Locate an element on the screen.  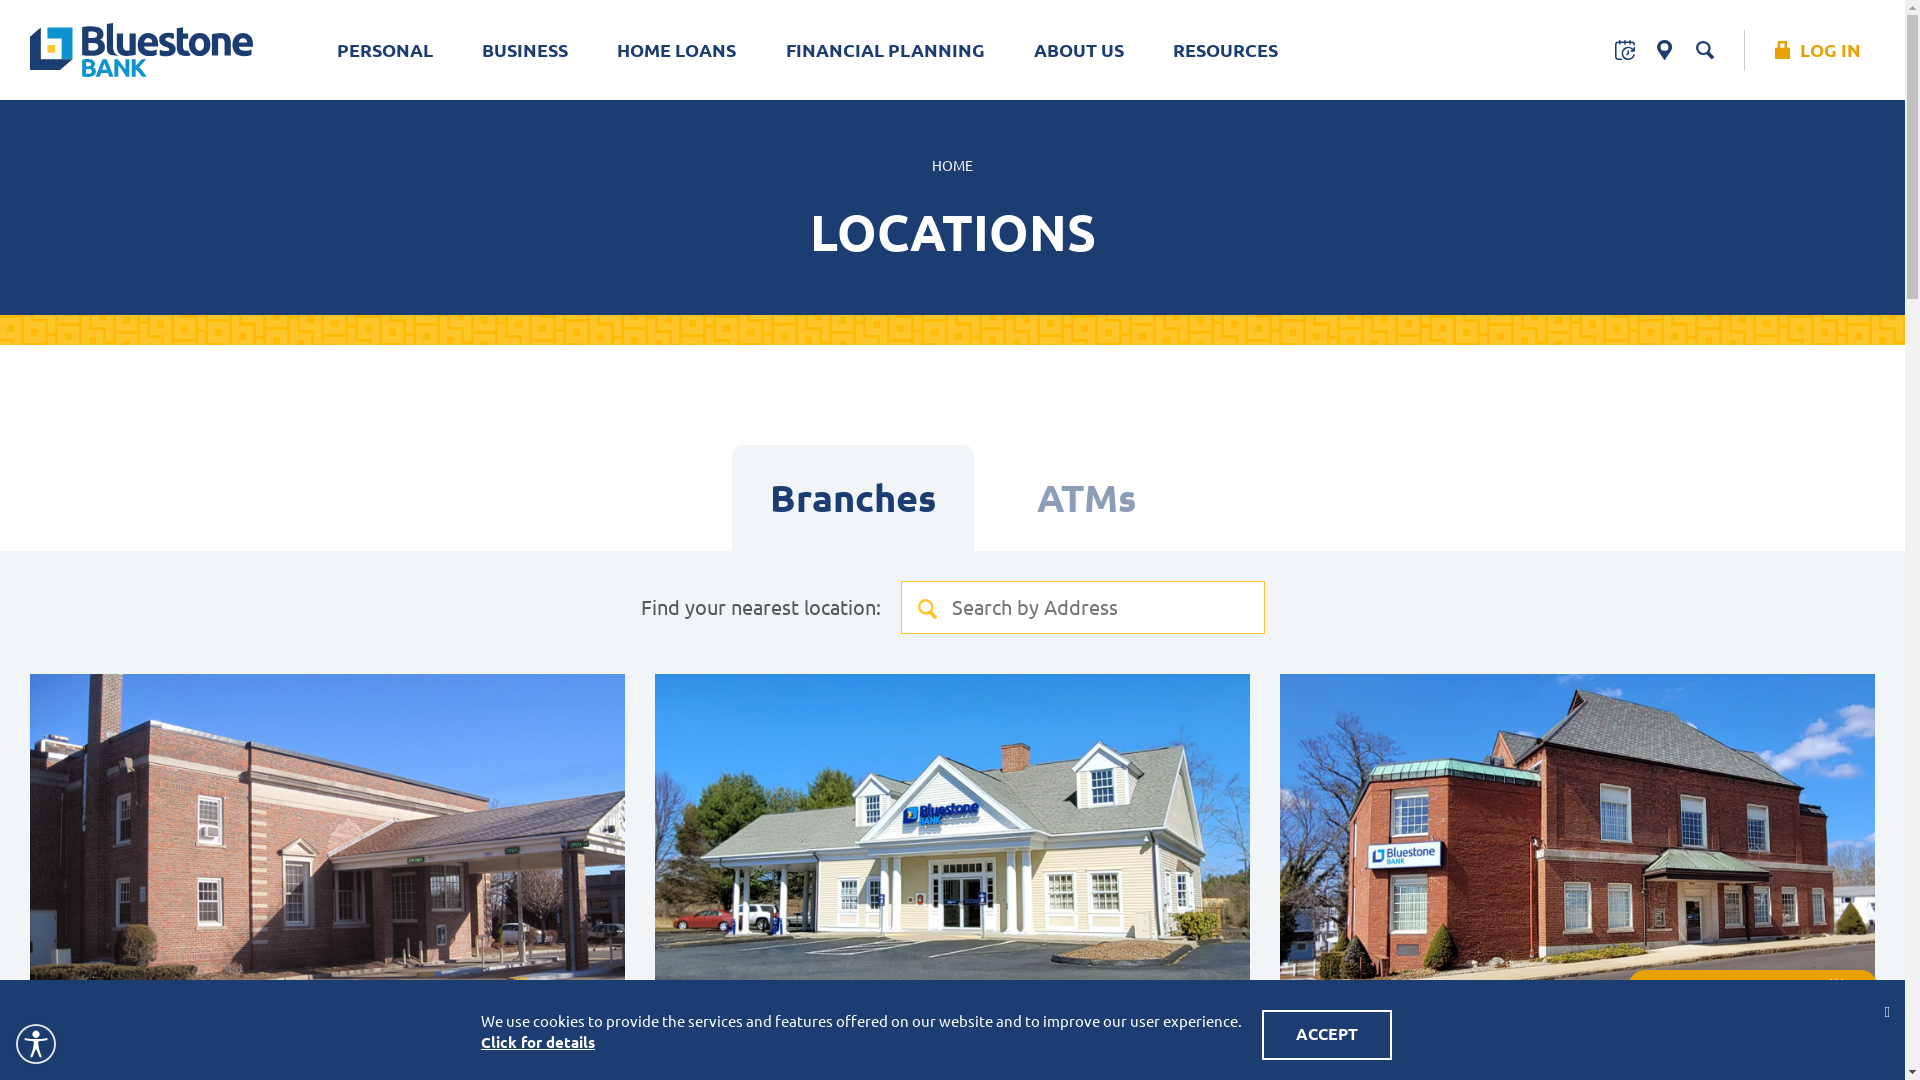
'Branches' is located at coordinates (853, 496).